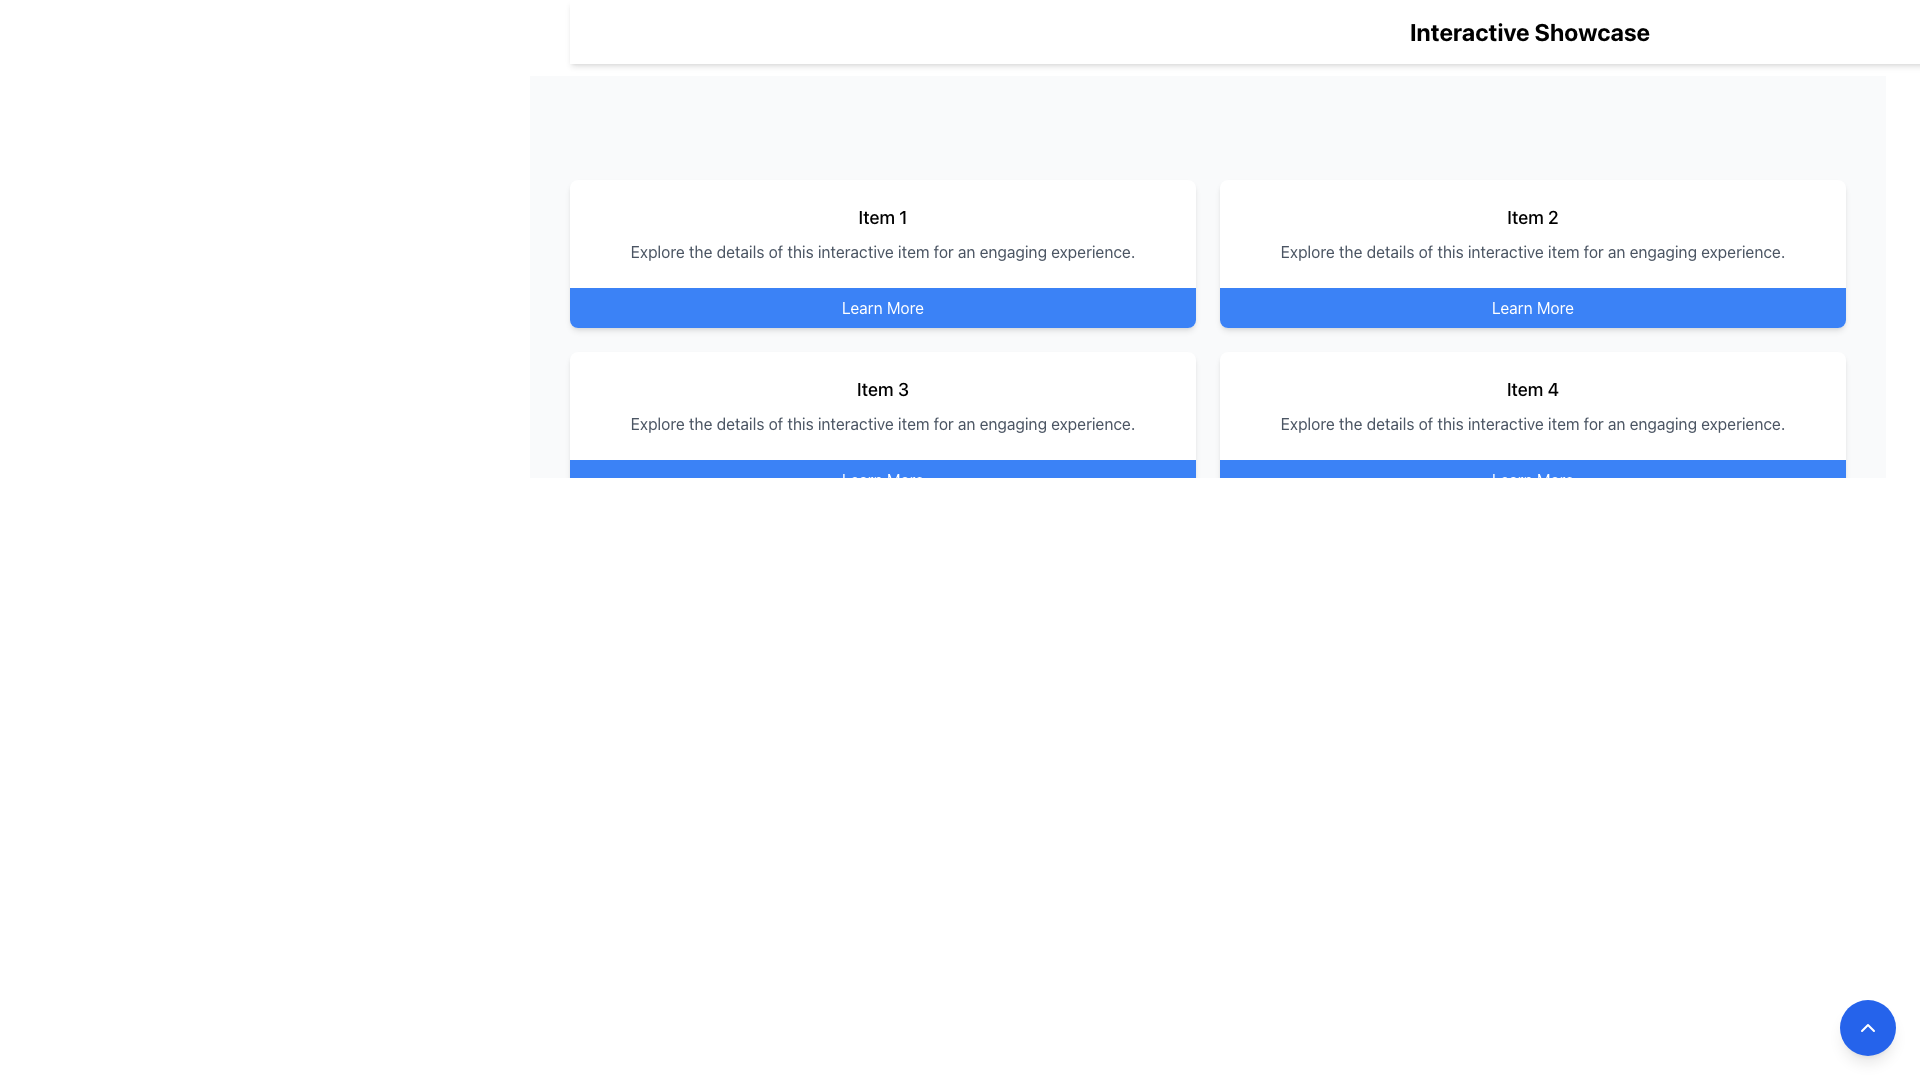  I want to click on the text element that reads 'Explore the details of this interactive item for an engaging experience.' located below 'Item 1' and above the 'Learn More' button in the card interface, so click(882, 250).